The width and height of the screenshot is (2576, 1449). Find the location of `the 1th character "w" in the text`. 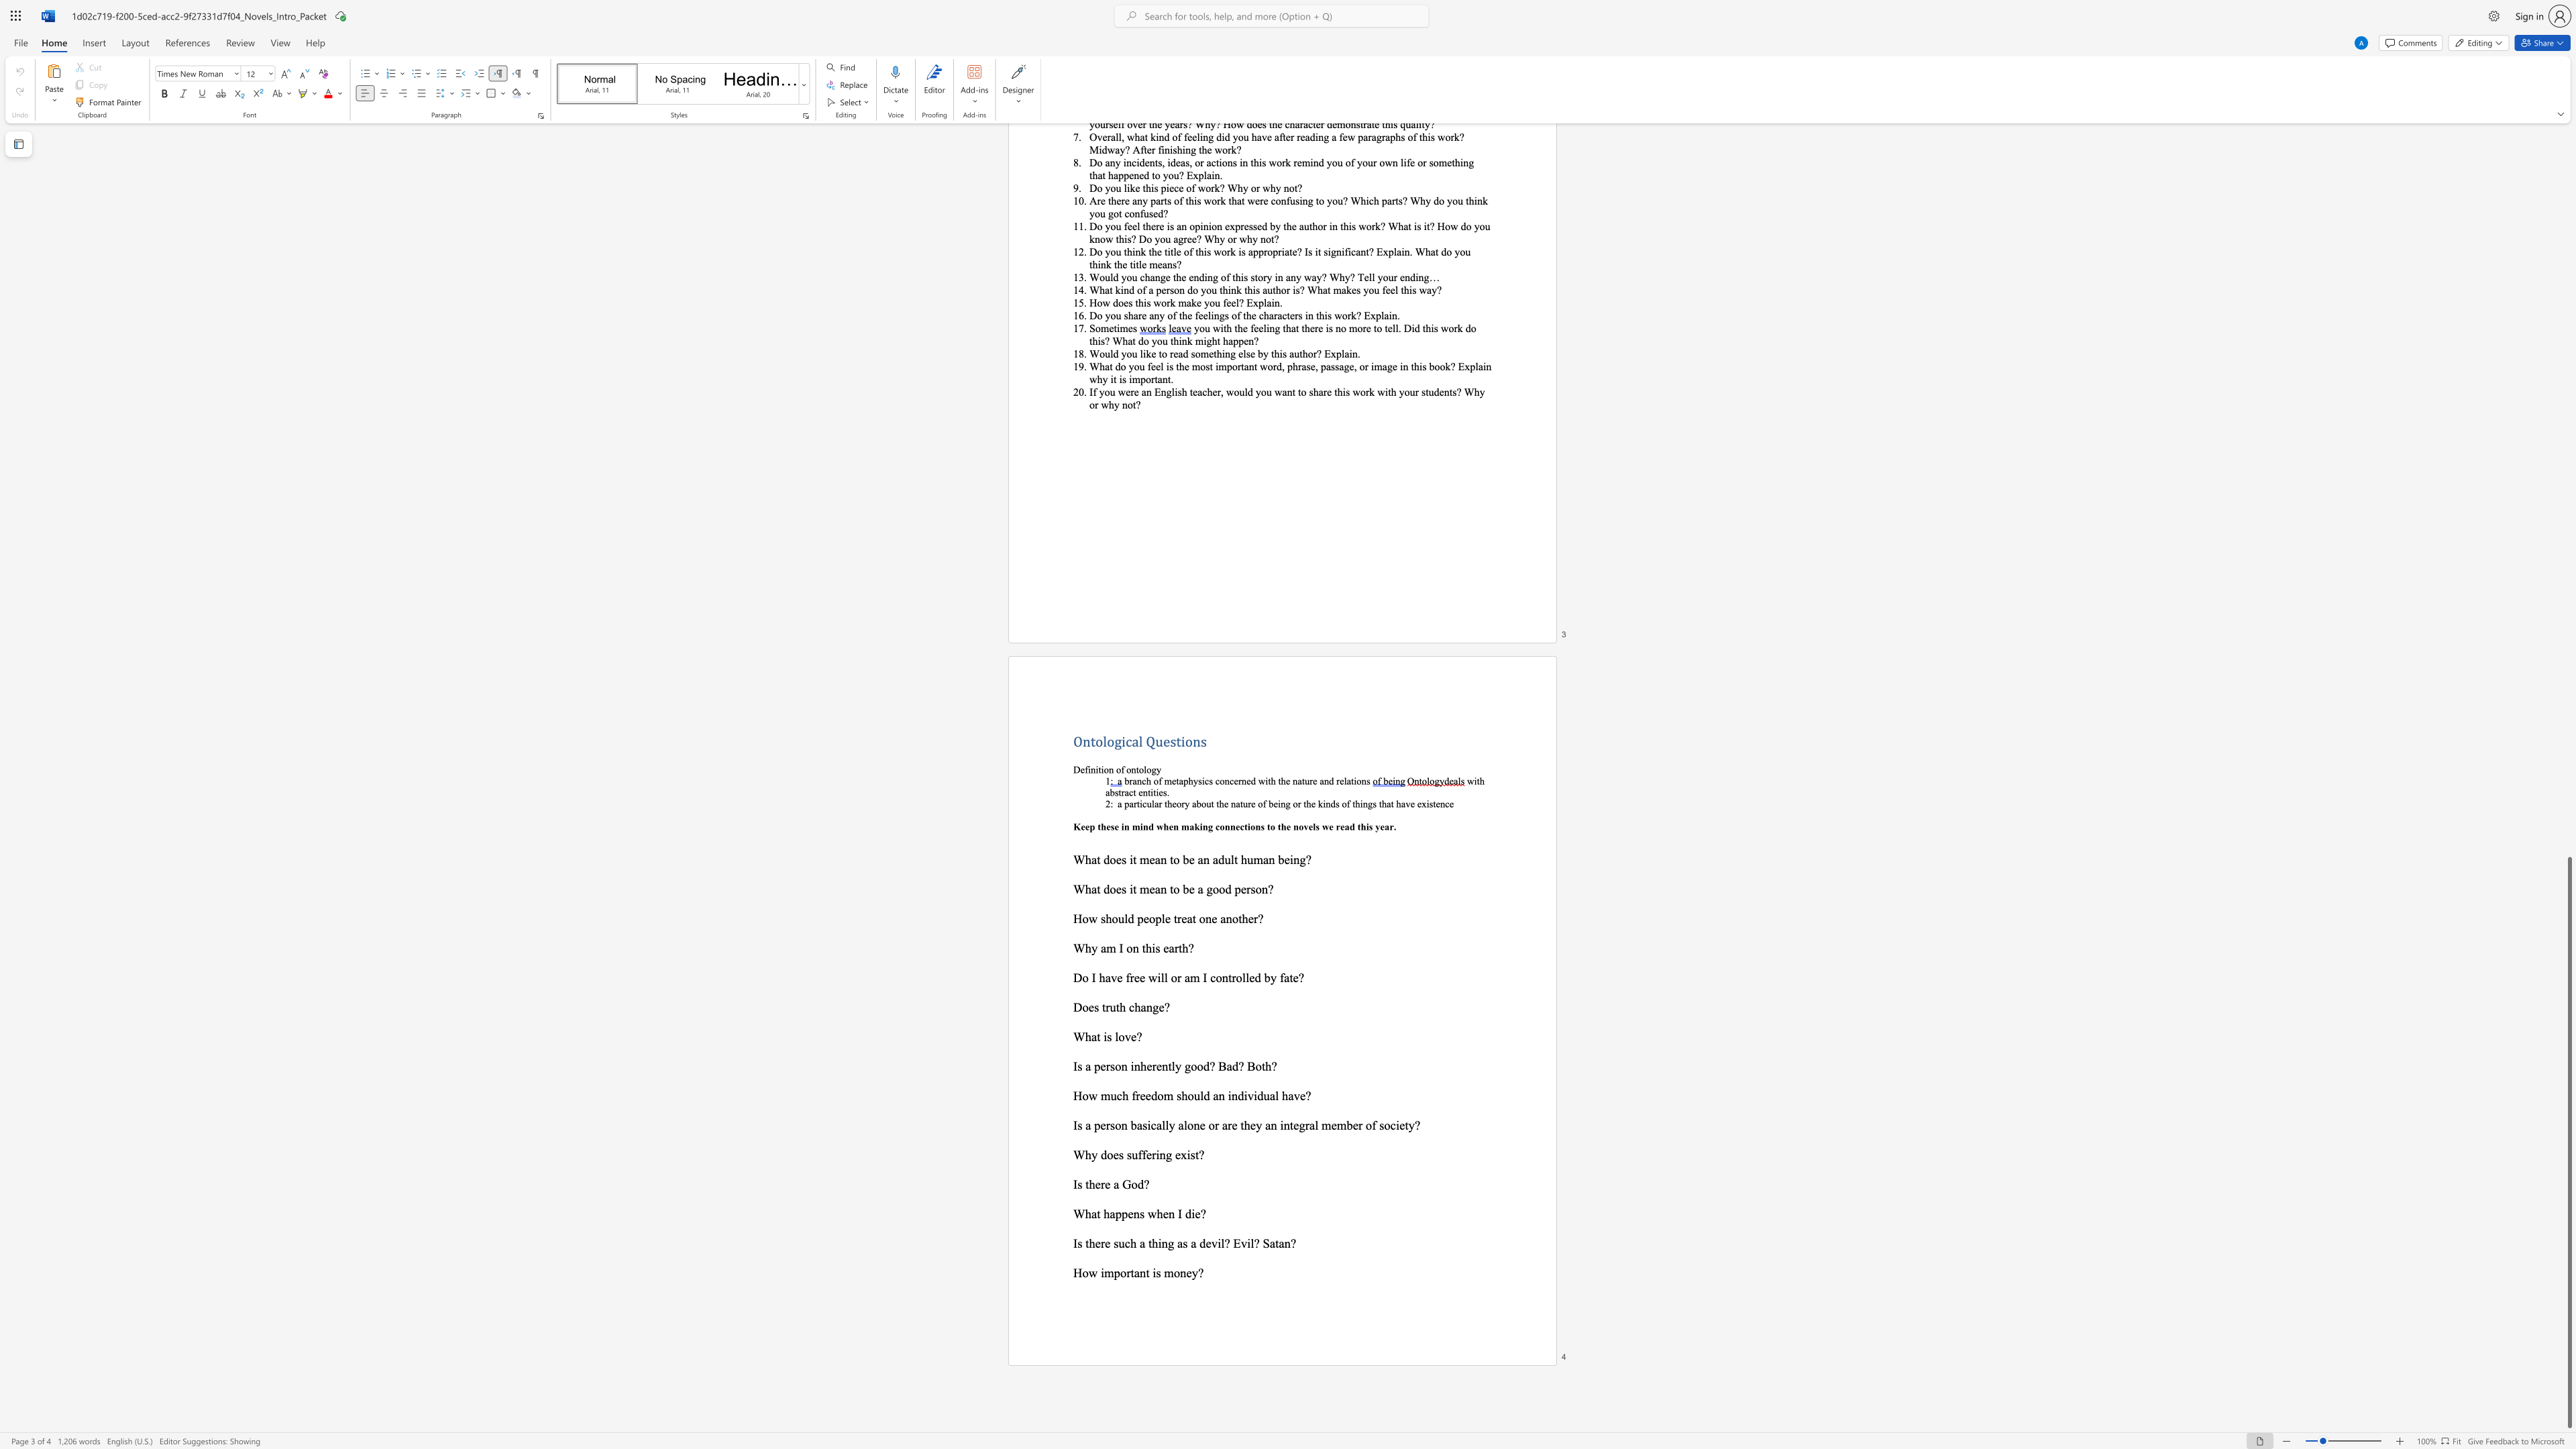

the 1th character "w" in the text is located at coordinates (1092, 1272).